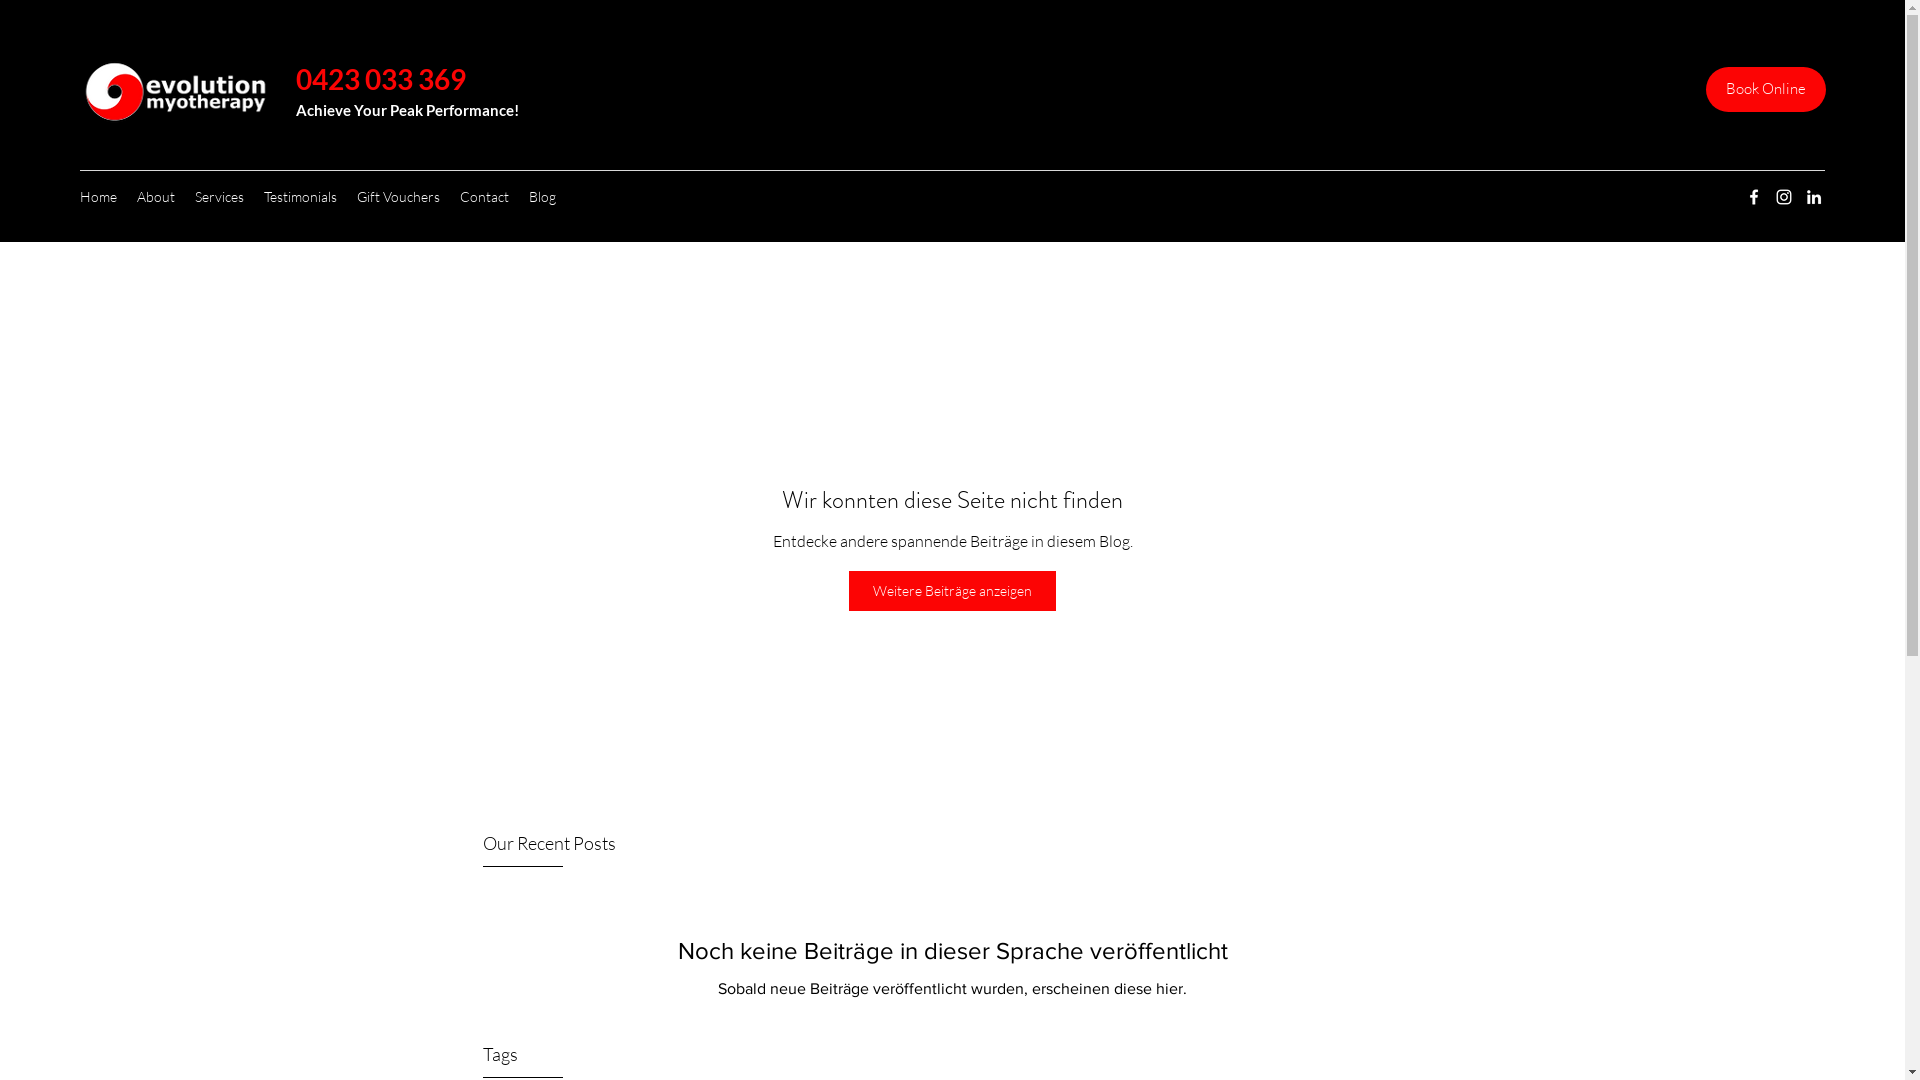  I want to click on 'About', so click(125, 196).